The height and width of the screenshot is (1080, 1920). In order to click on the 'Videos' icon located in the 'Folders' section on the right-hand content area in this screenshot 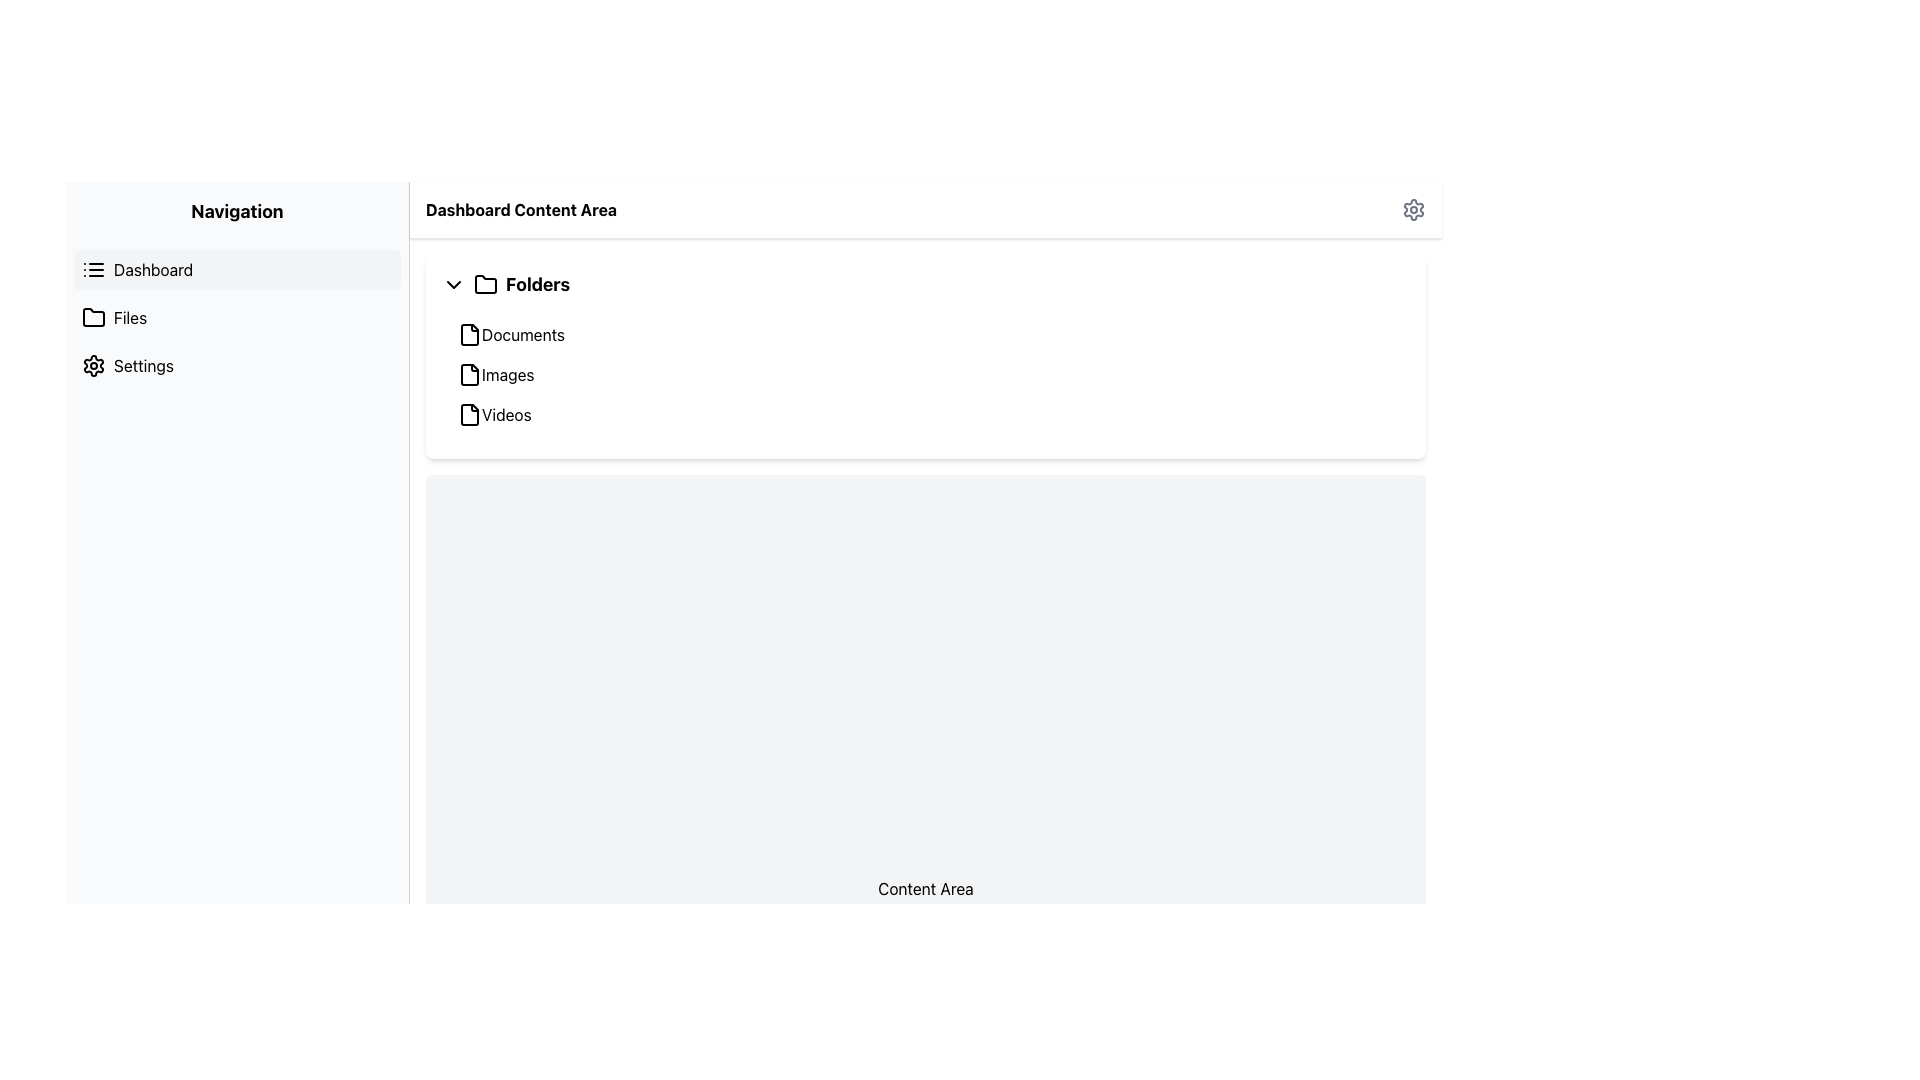, I will do `click(469, 414)`.